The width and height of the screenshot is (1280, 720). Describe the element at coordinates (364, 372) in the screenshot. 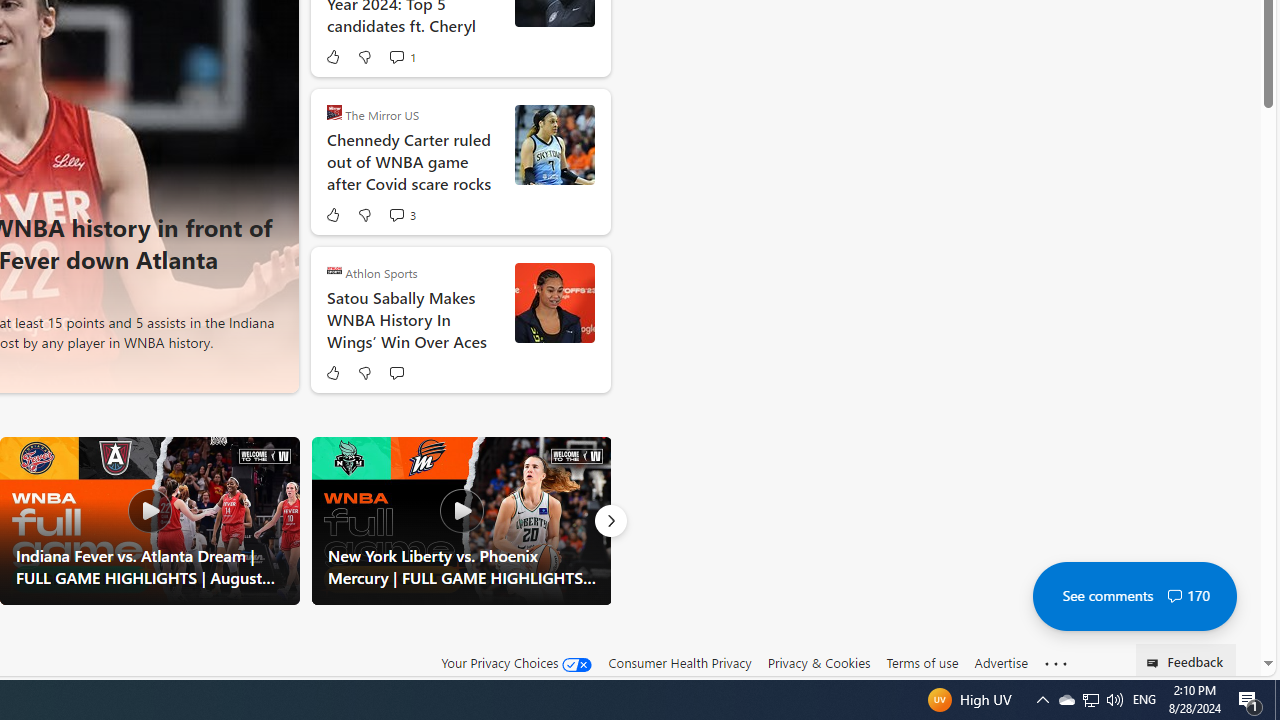

I see `'Dislike'` at that location.